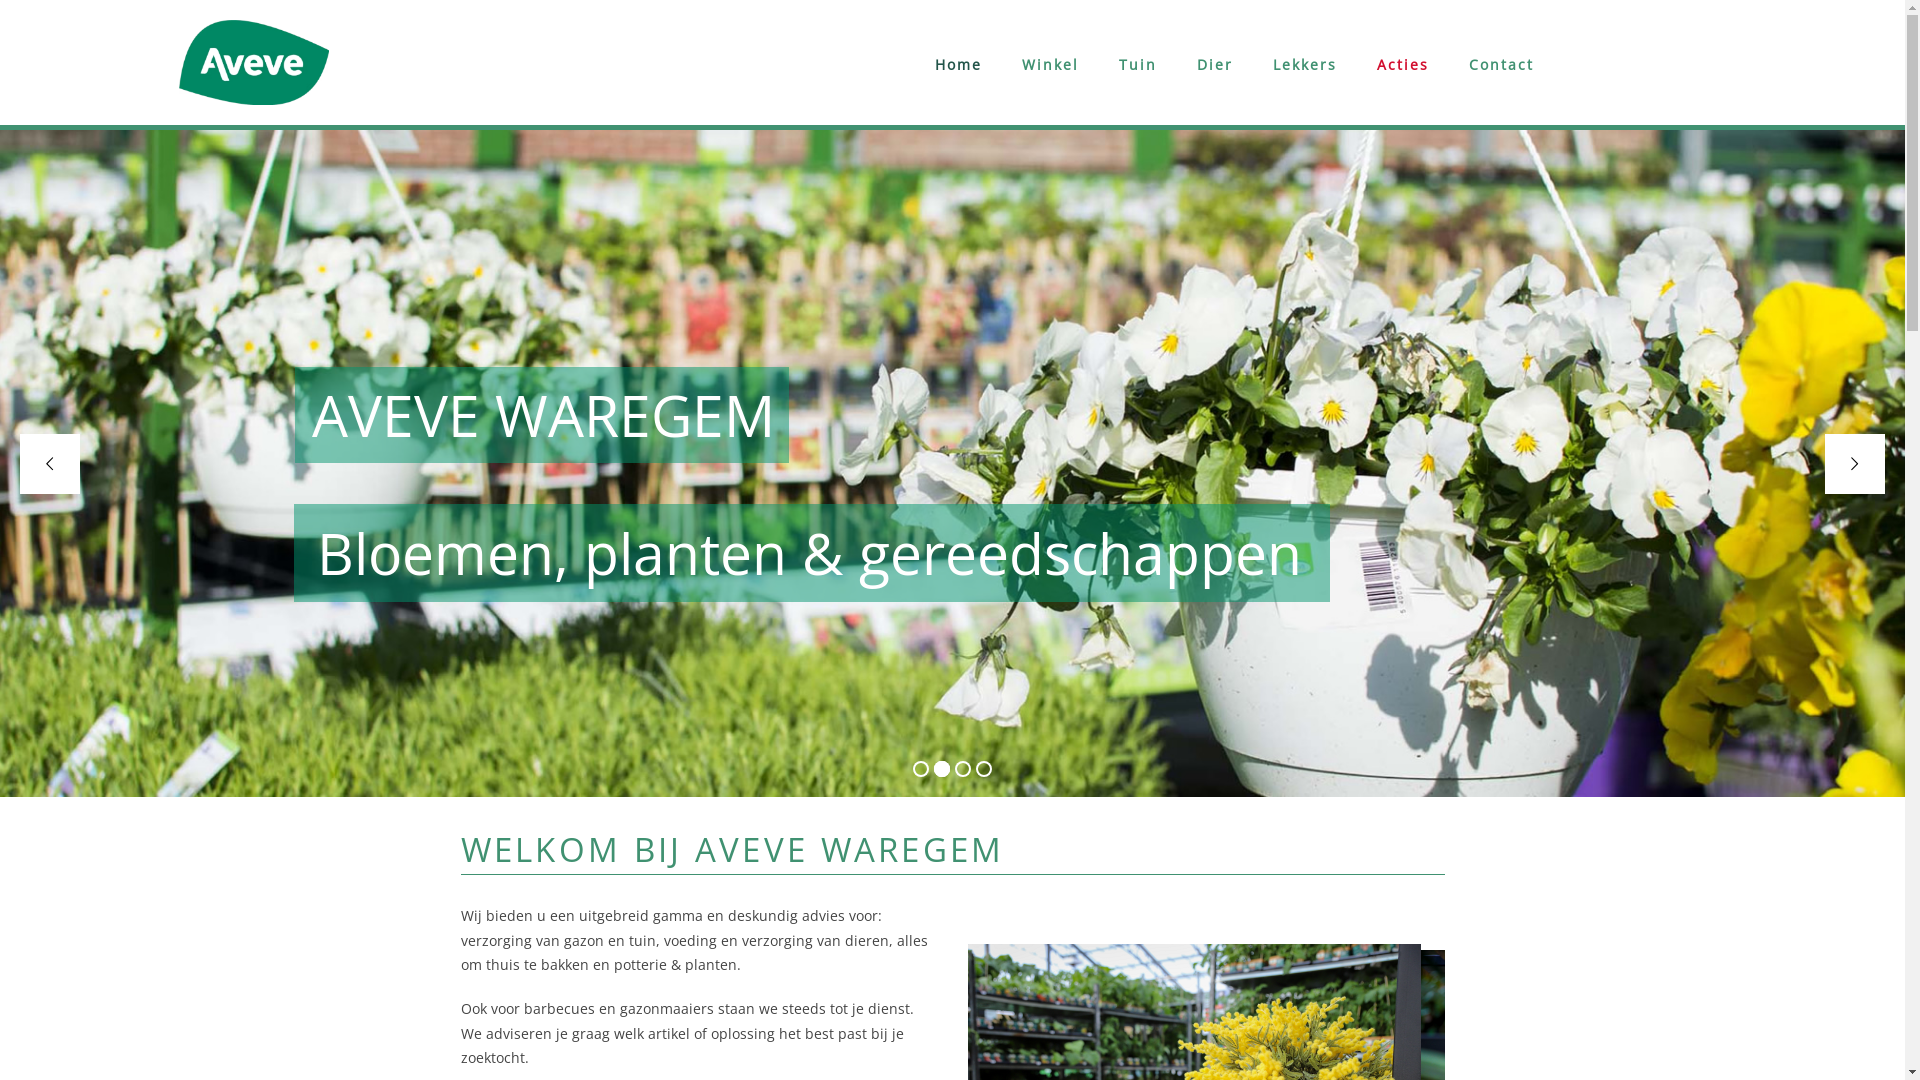  What do you see at coordinates (1213, 64) in the screenshot?
I see `'Dier'` at bounding box center [1213, 64].